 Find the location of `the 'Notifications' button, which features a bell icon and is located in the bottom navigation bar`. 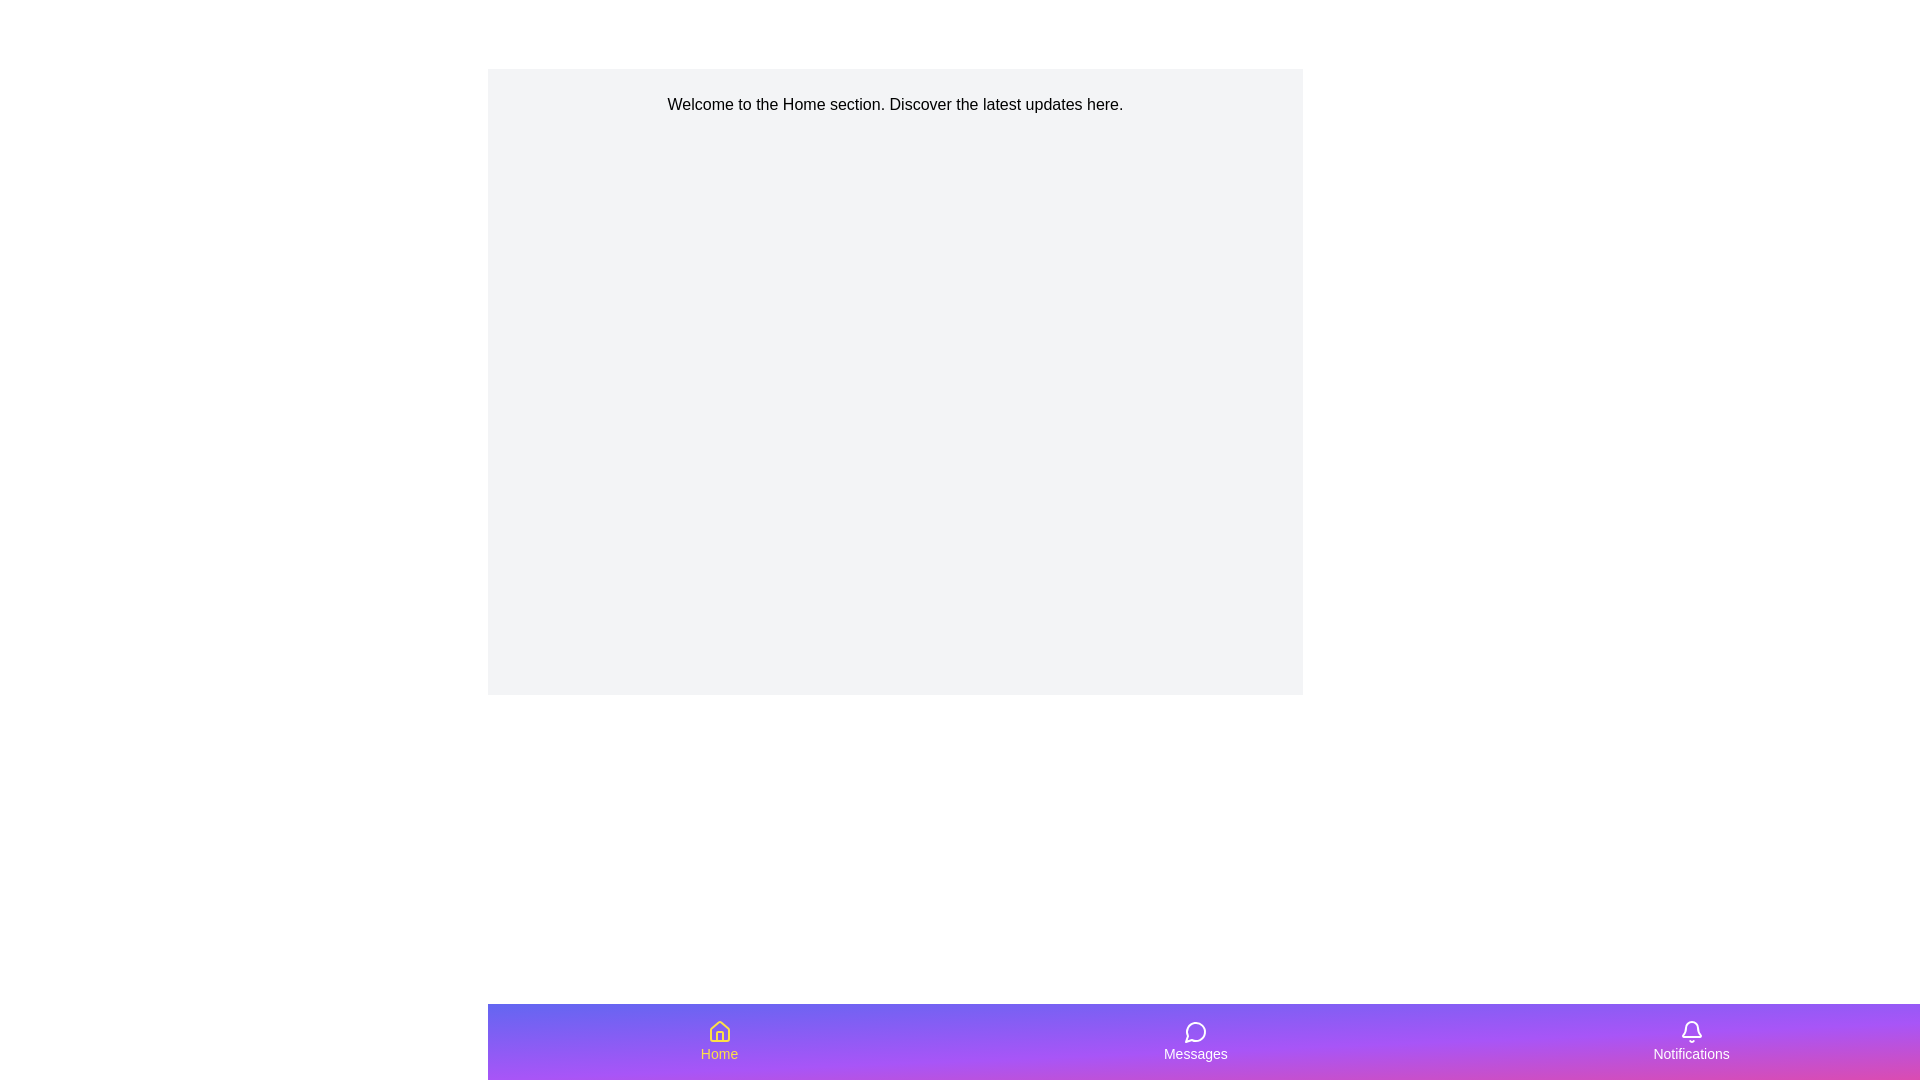

the 'Notifications' button, which features a bell icon and is located in the bottom navigation bar is located at coordinates (1690, 1040).